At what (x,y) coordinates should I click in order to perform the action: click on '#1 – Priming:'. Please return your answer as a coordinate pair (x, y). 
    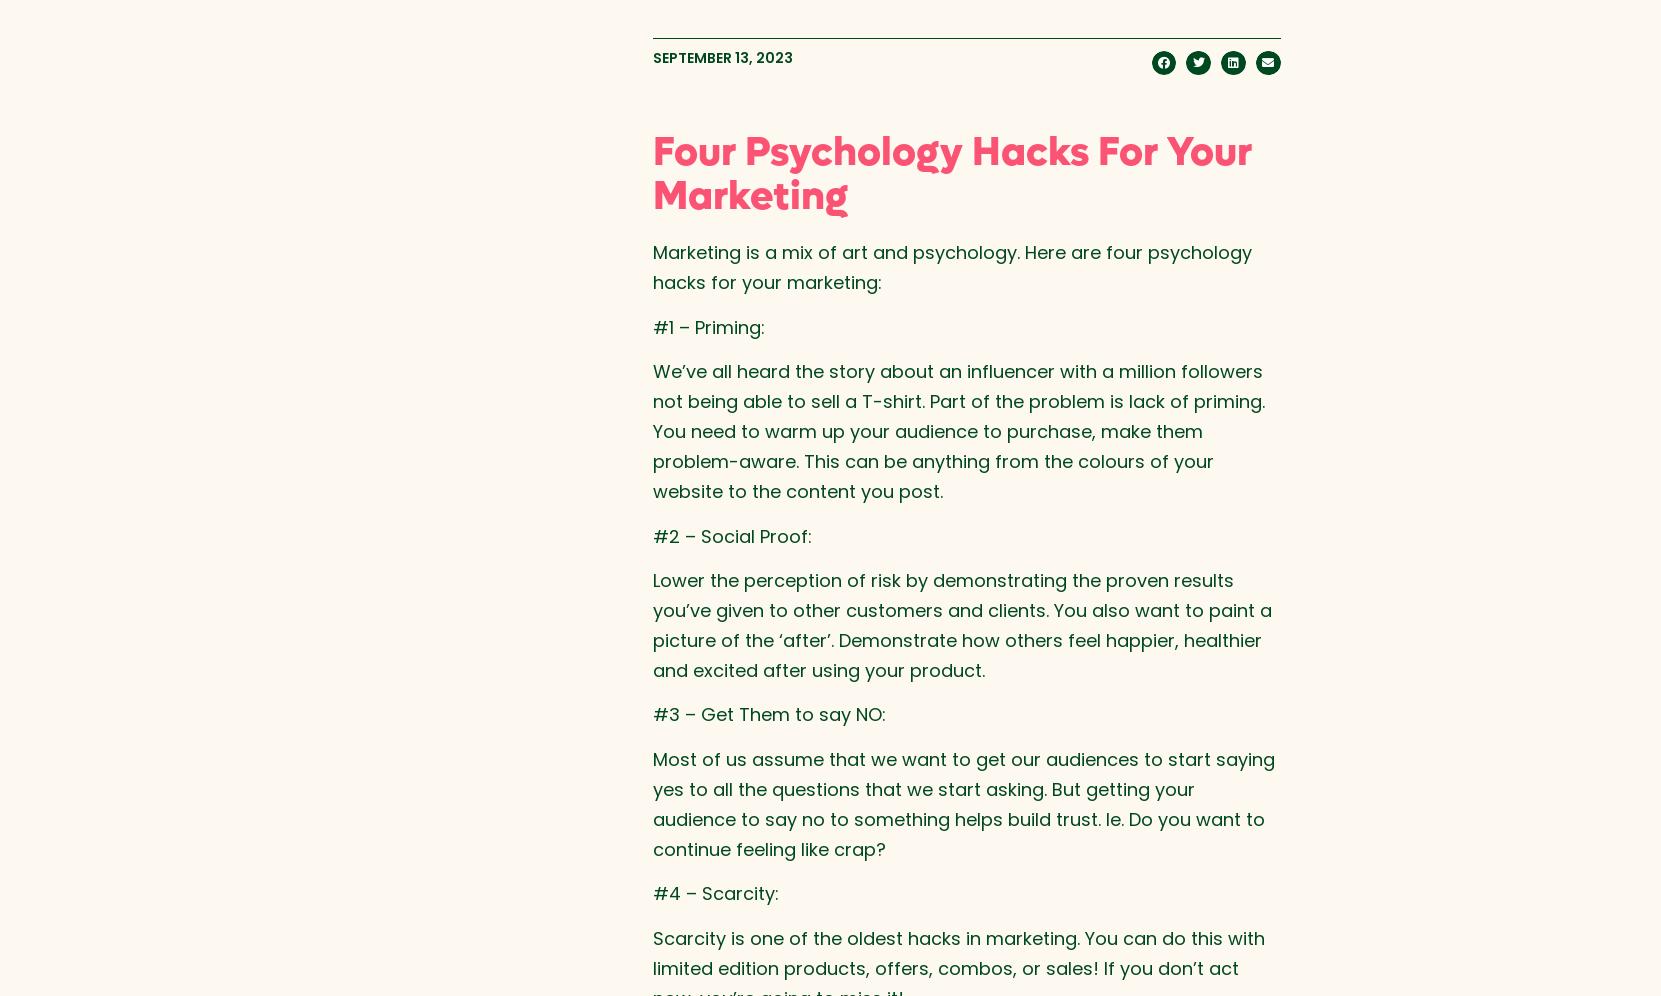
    Looking at the image, I should click on (707, 325).